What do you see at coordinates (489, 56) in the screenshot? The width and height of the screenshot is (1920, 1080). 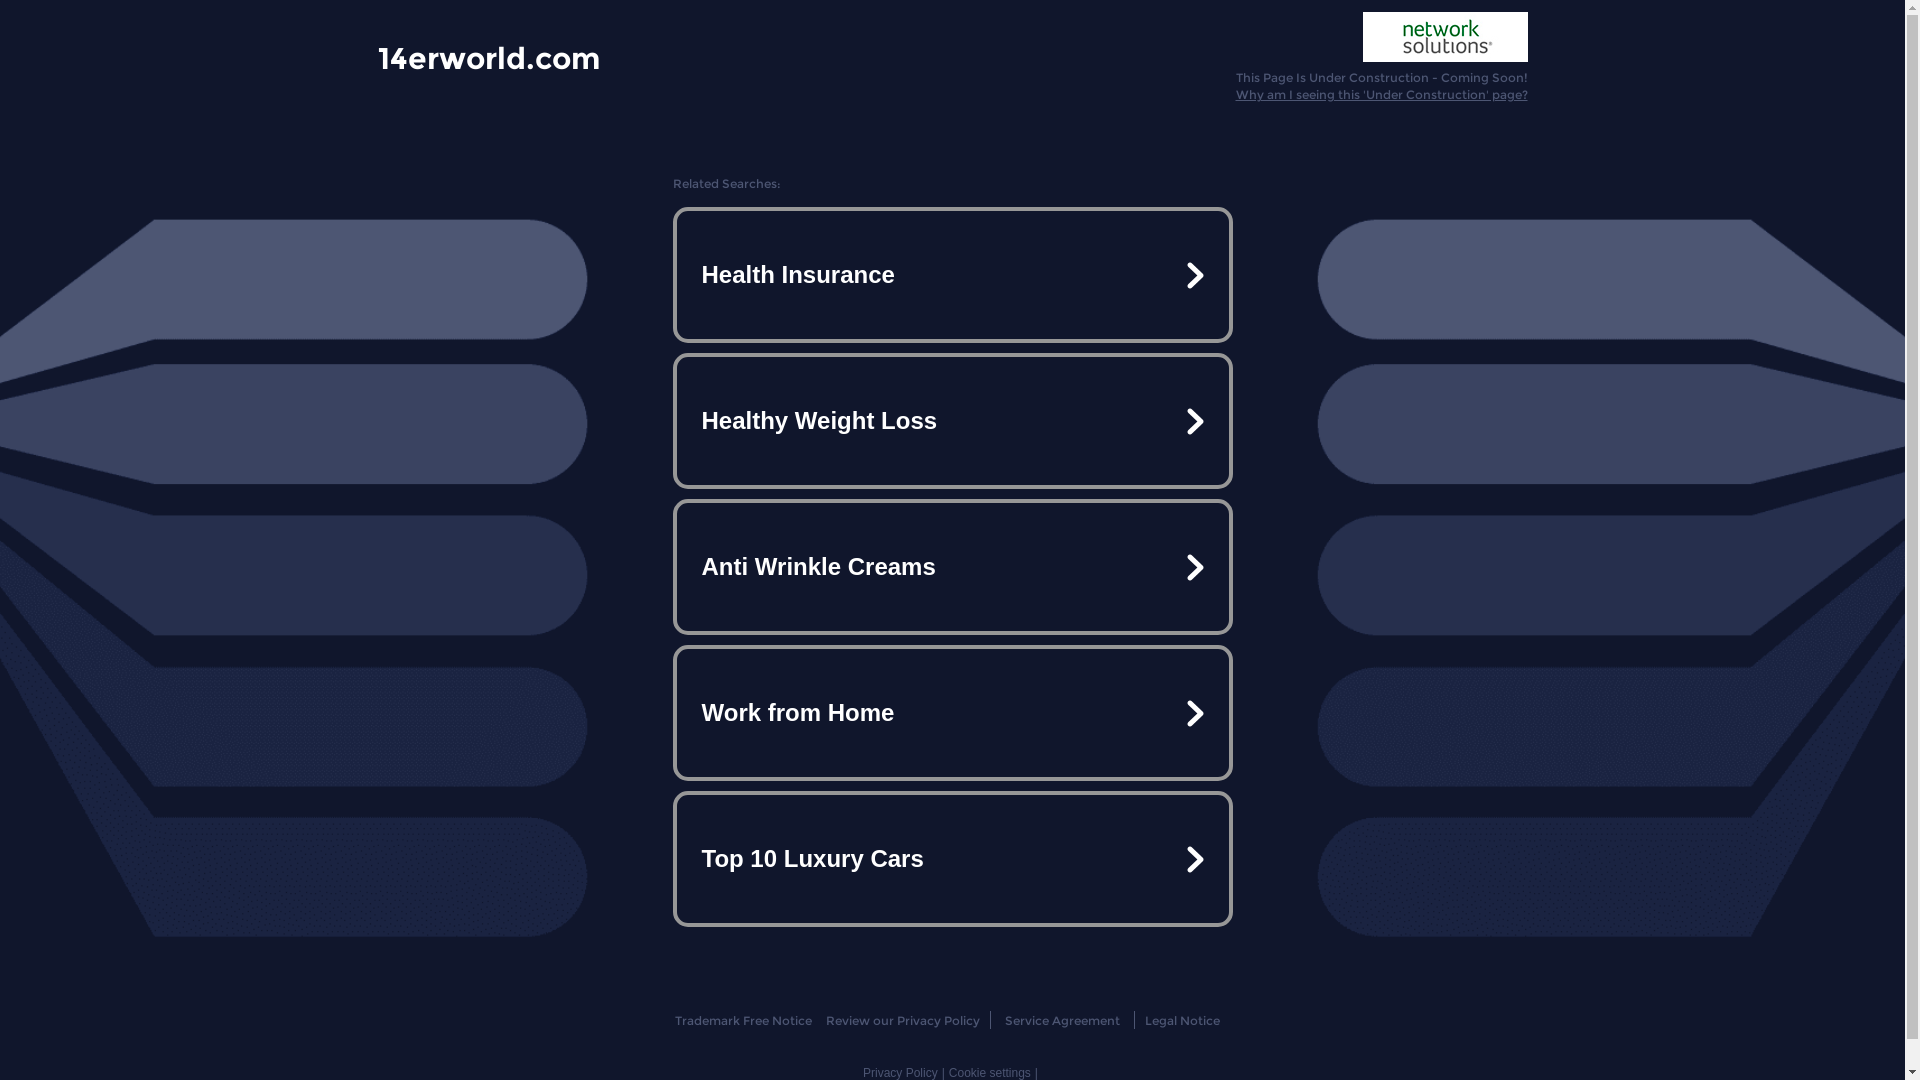 I see `'14erworld.com'` at bounding box center [489, 56].